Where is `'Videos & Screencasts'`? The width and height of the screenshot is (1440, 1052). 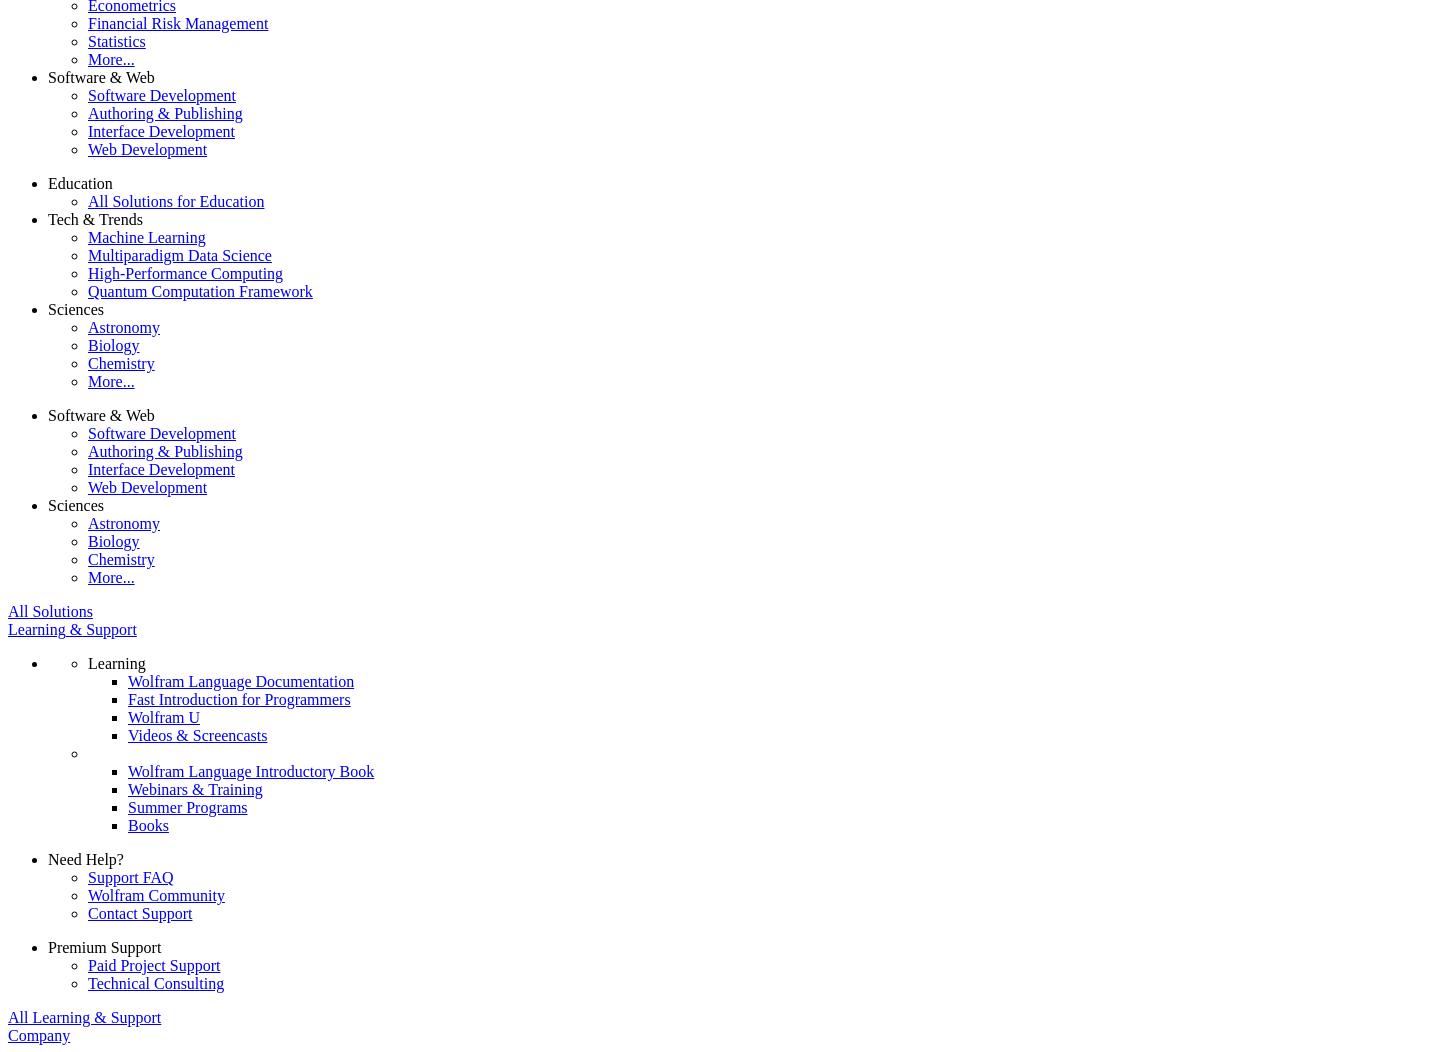 'Videos & Screencasts' is located at coordinates (197, 734).